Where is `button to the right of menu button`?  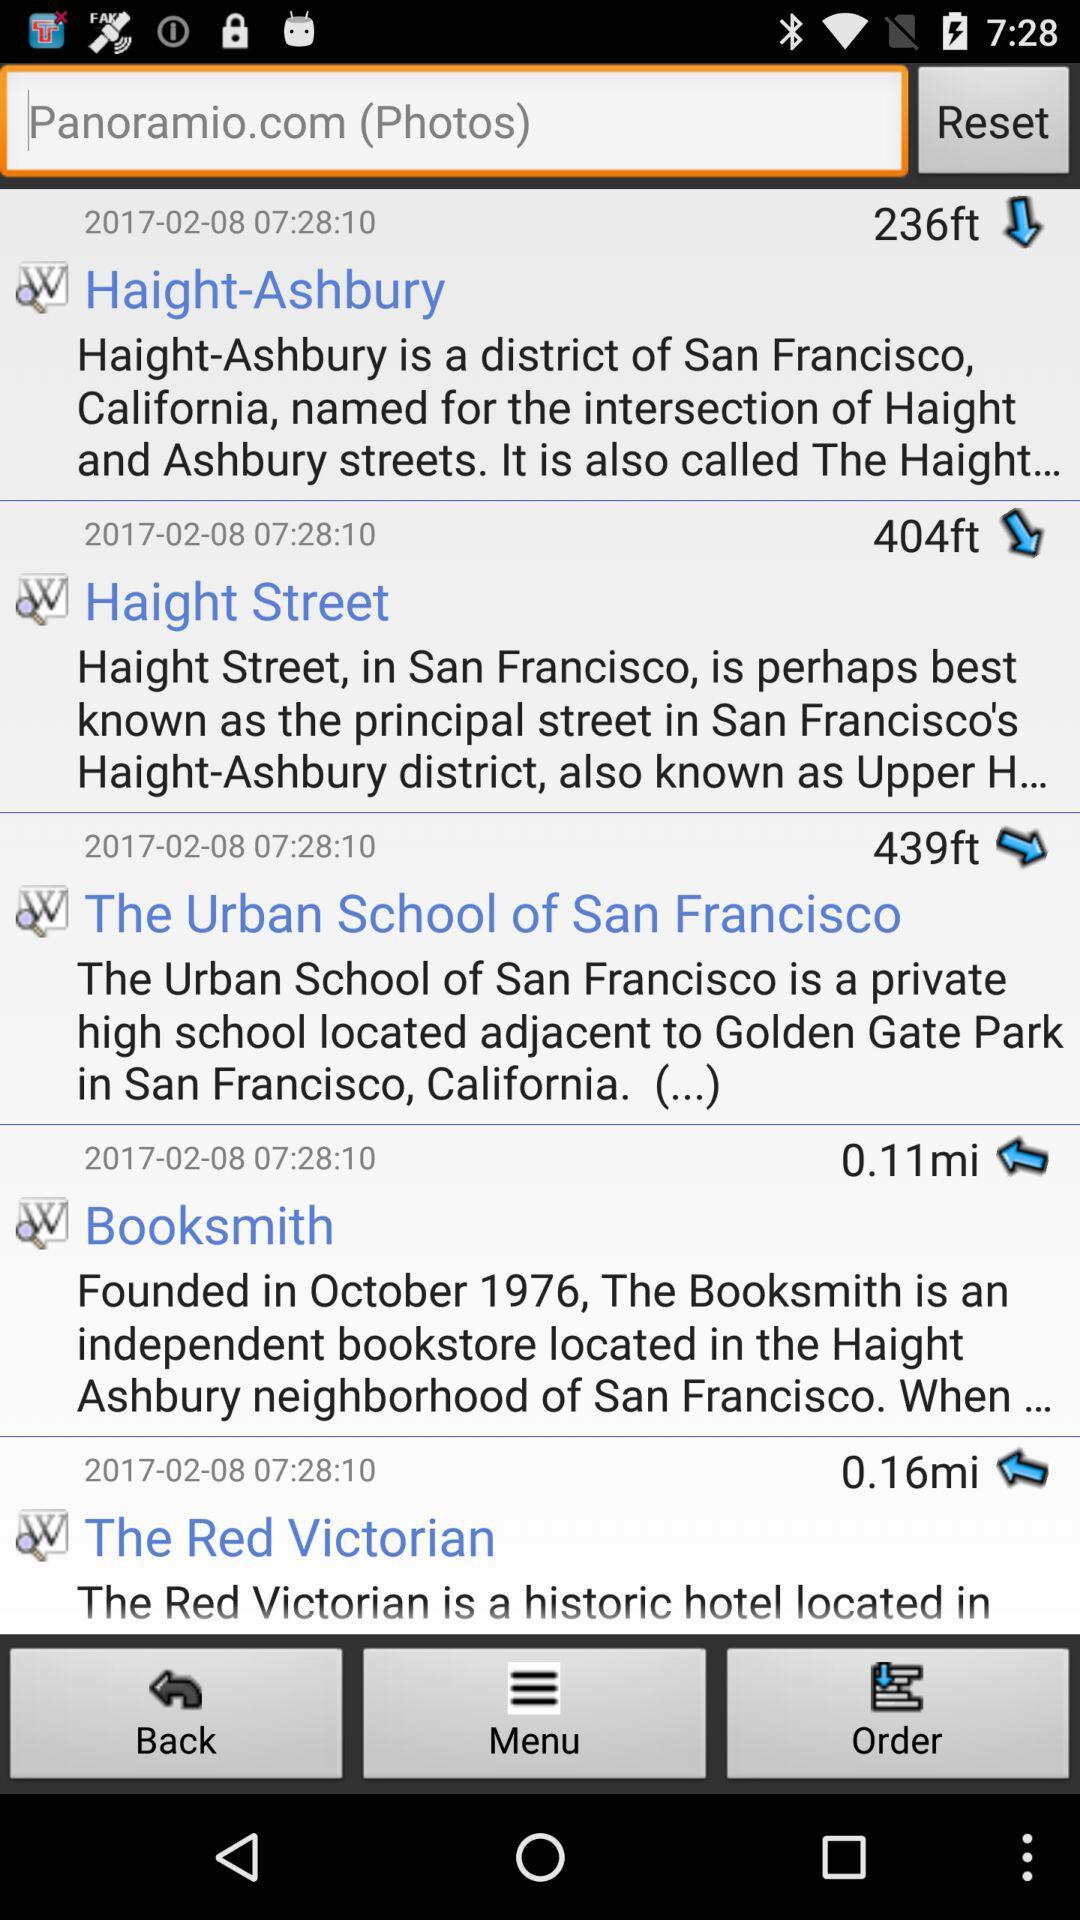 button to the right of menu button is located at coordinates (897, 1718).